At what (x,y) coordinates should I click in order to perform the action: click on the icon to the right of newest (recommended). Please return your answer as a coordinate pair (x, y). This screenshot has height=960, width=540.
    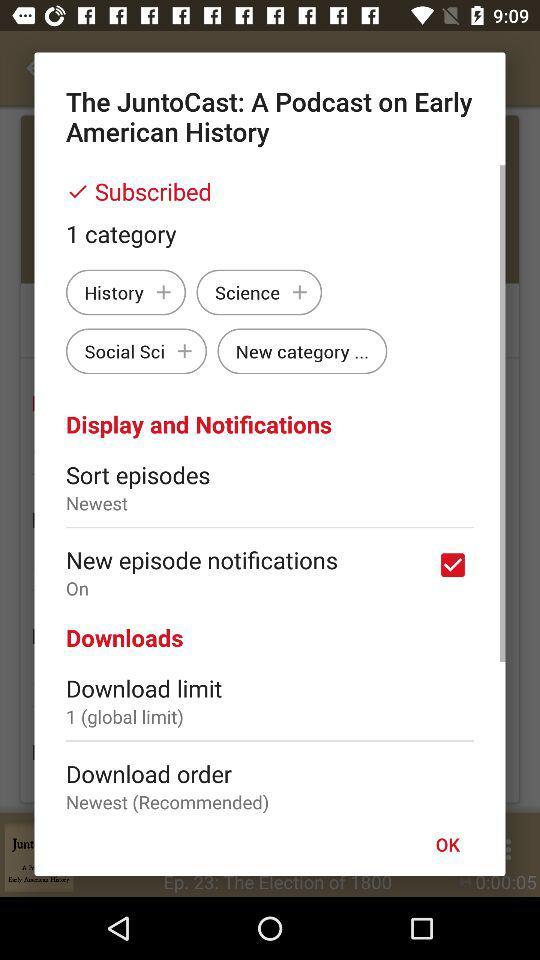
    Looking at the image, I should click on (447, 843).